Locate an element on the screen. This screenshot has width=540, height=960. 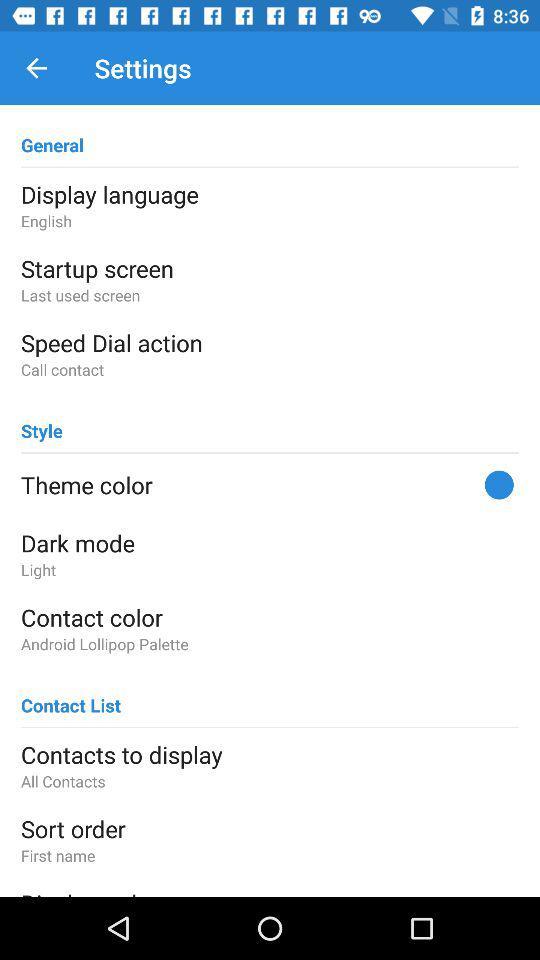
all contacts icon is located at coordinates (270, 781).